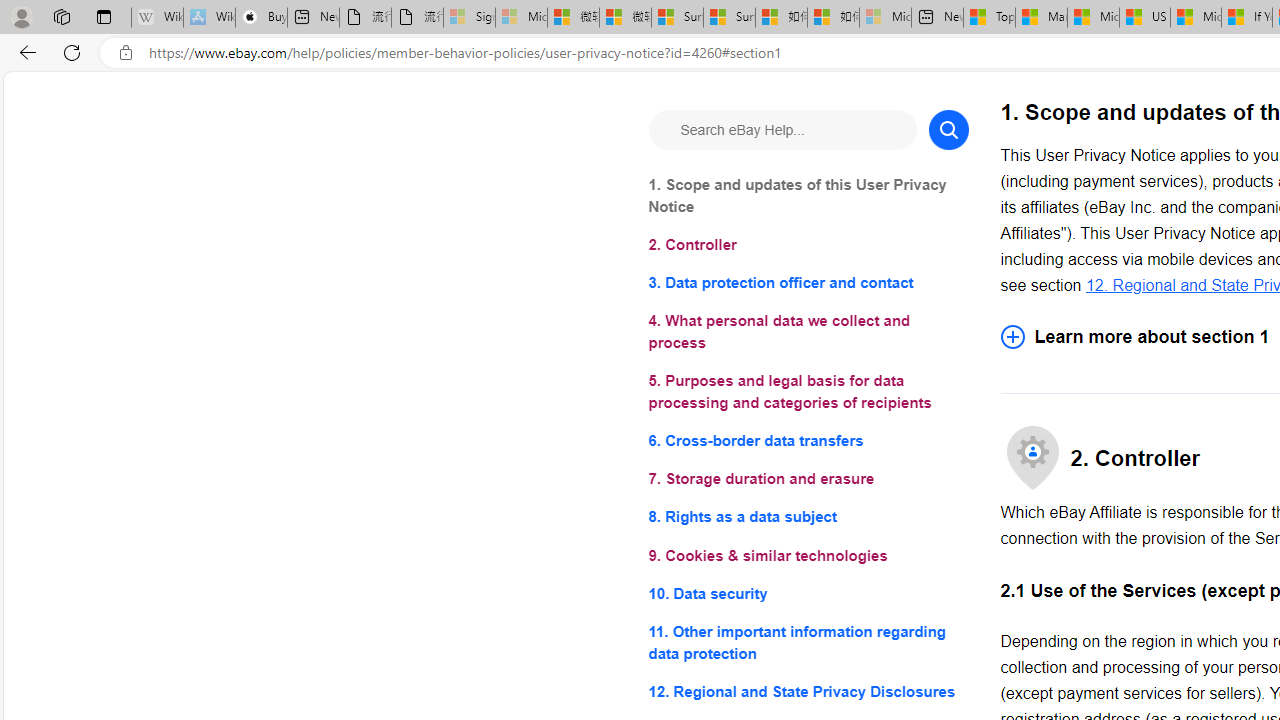  I want to click on '6. Cross-border data transfers', so click(808, 440).